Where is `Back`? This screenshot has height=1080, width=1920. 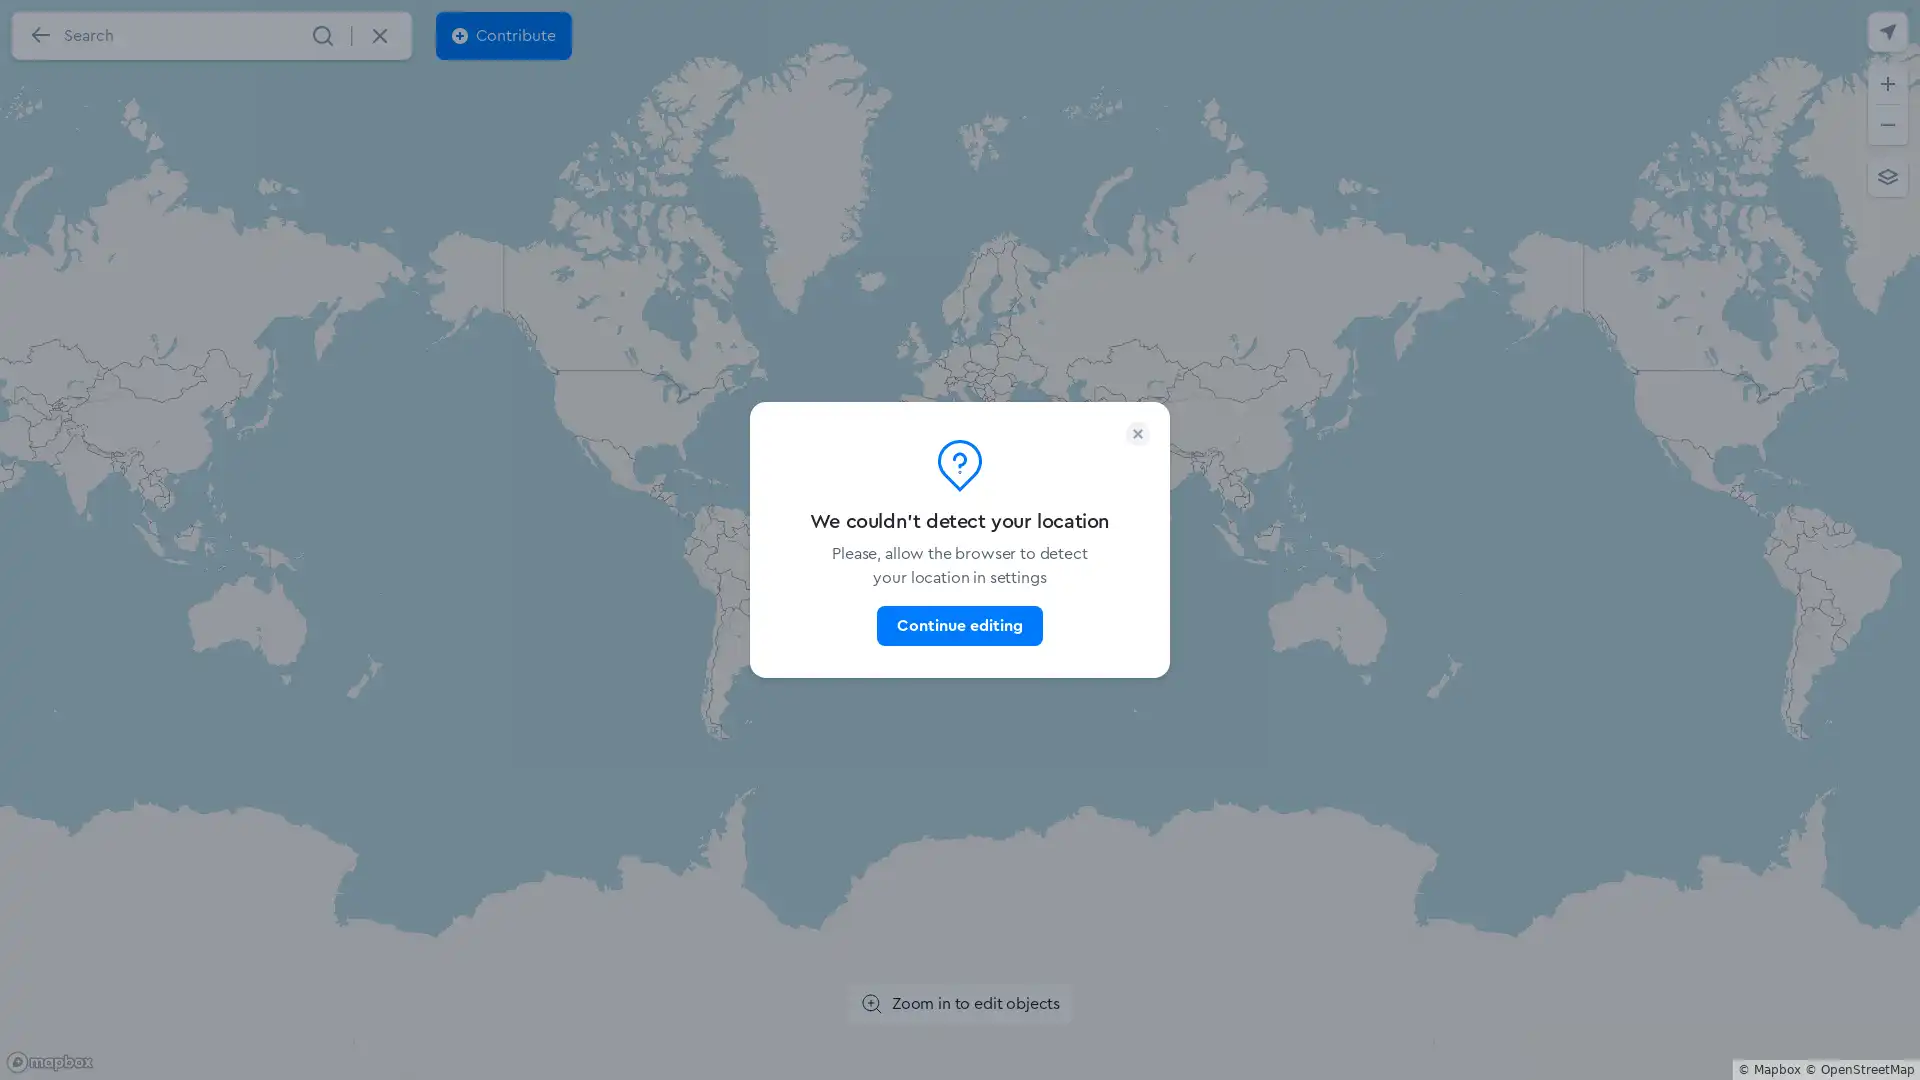
Back is located at coordinates (39, 35).